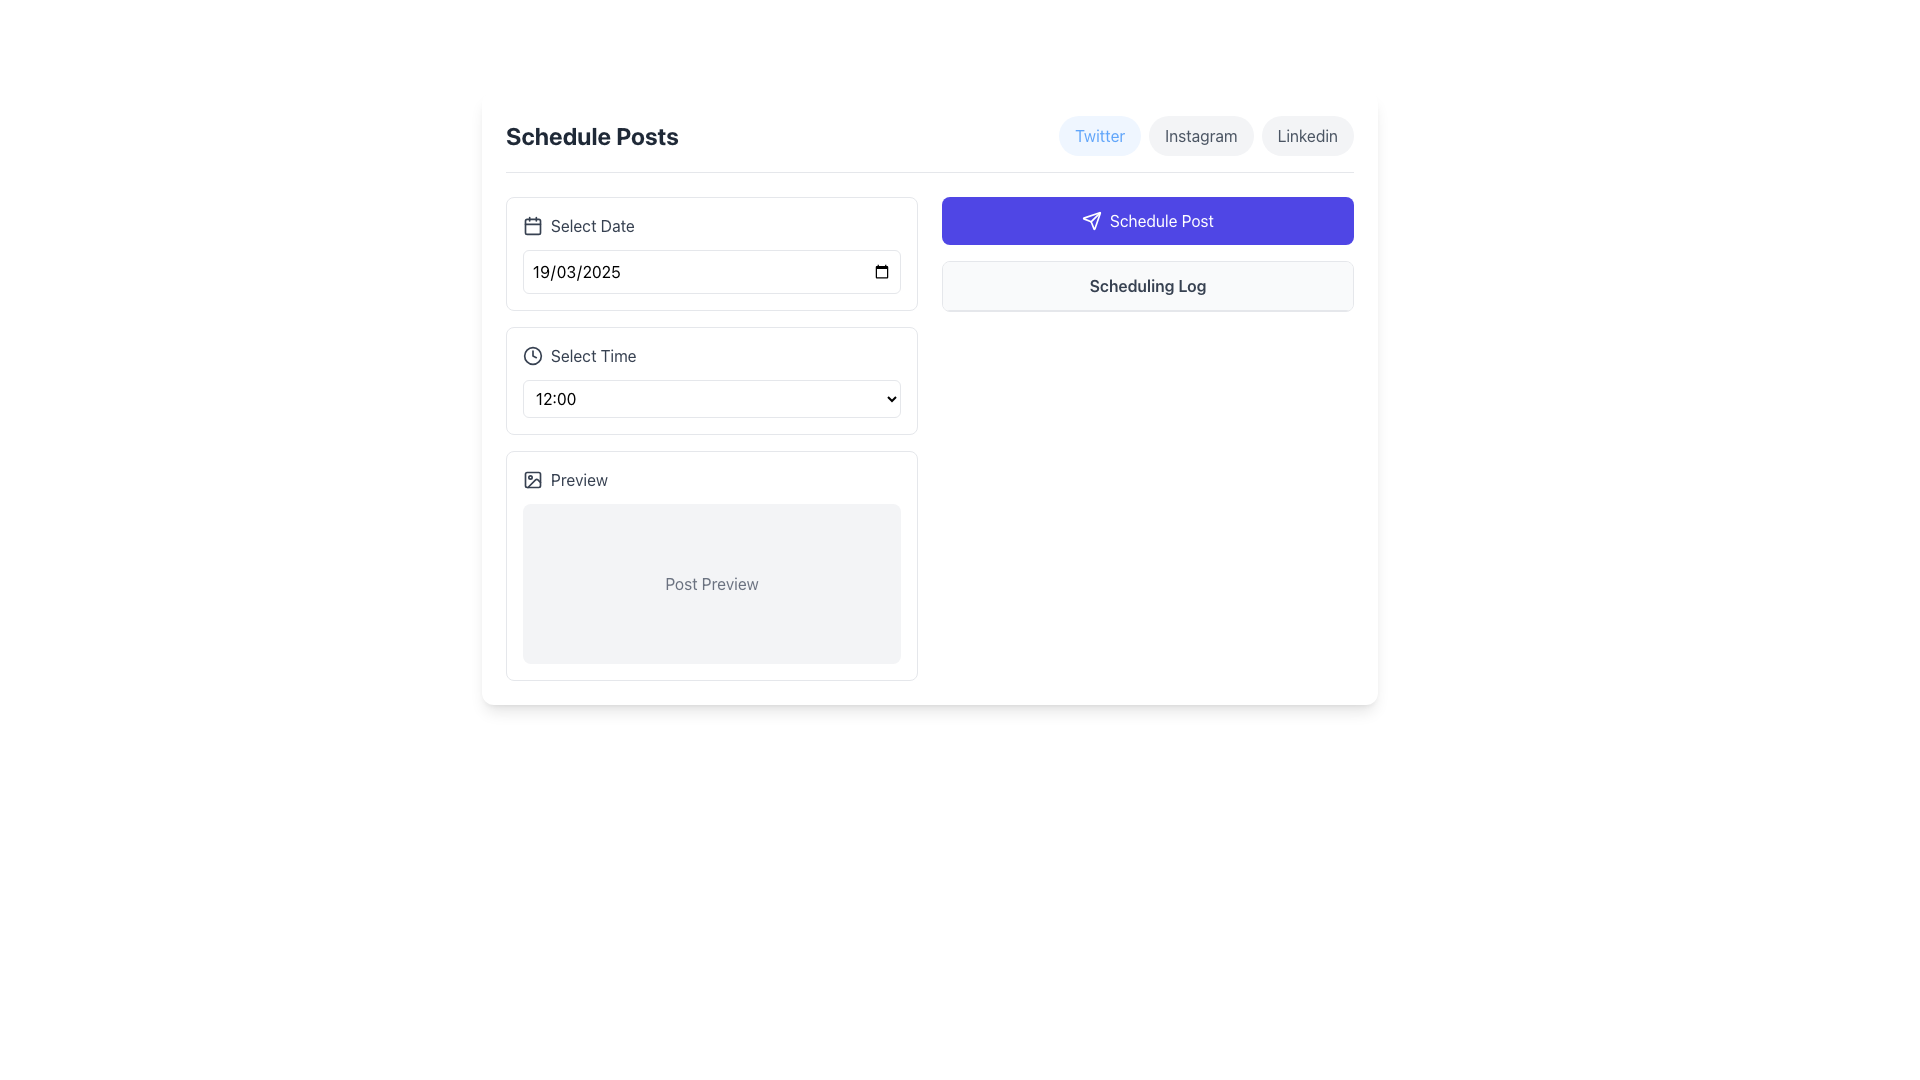 This screenshot has width=1920, height=1080. I want to click on the date input field displaying '19/03/2025', so click(711, 272).